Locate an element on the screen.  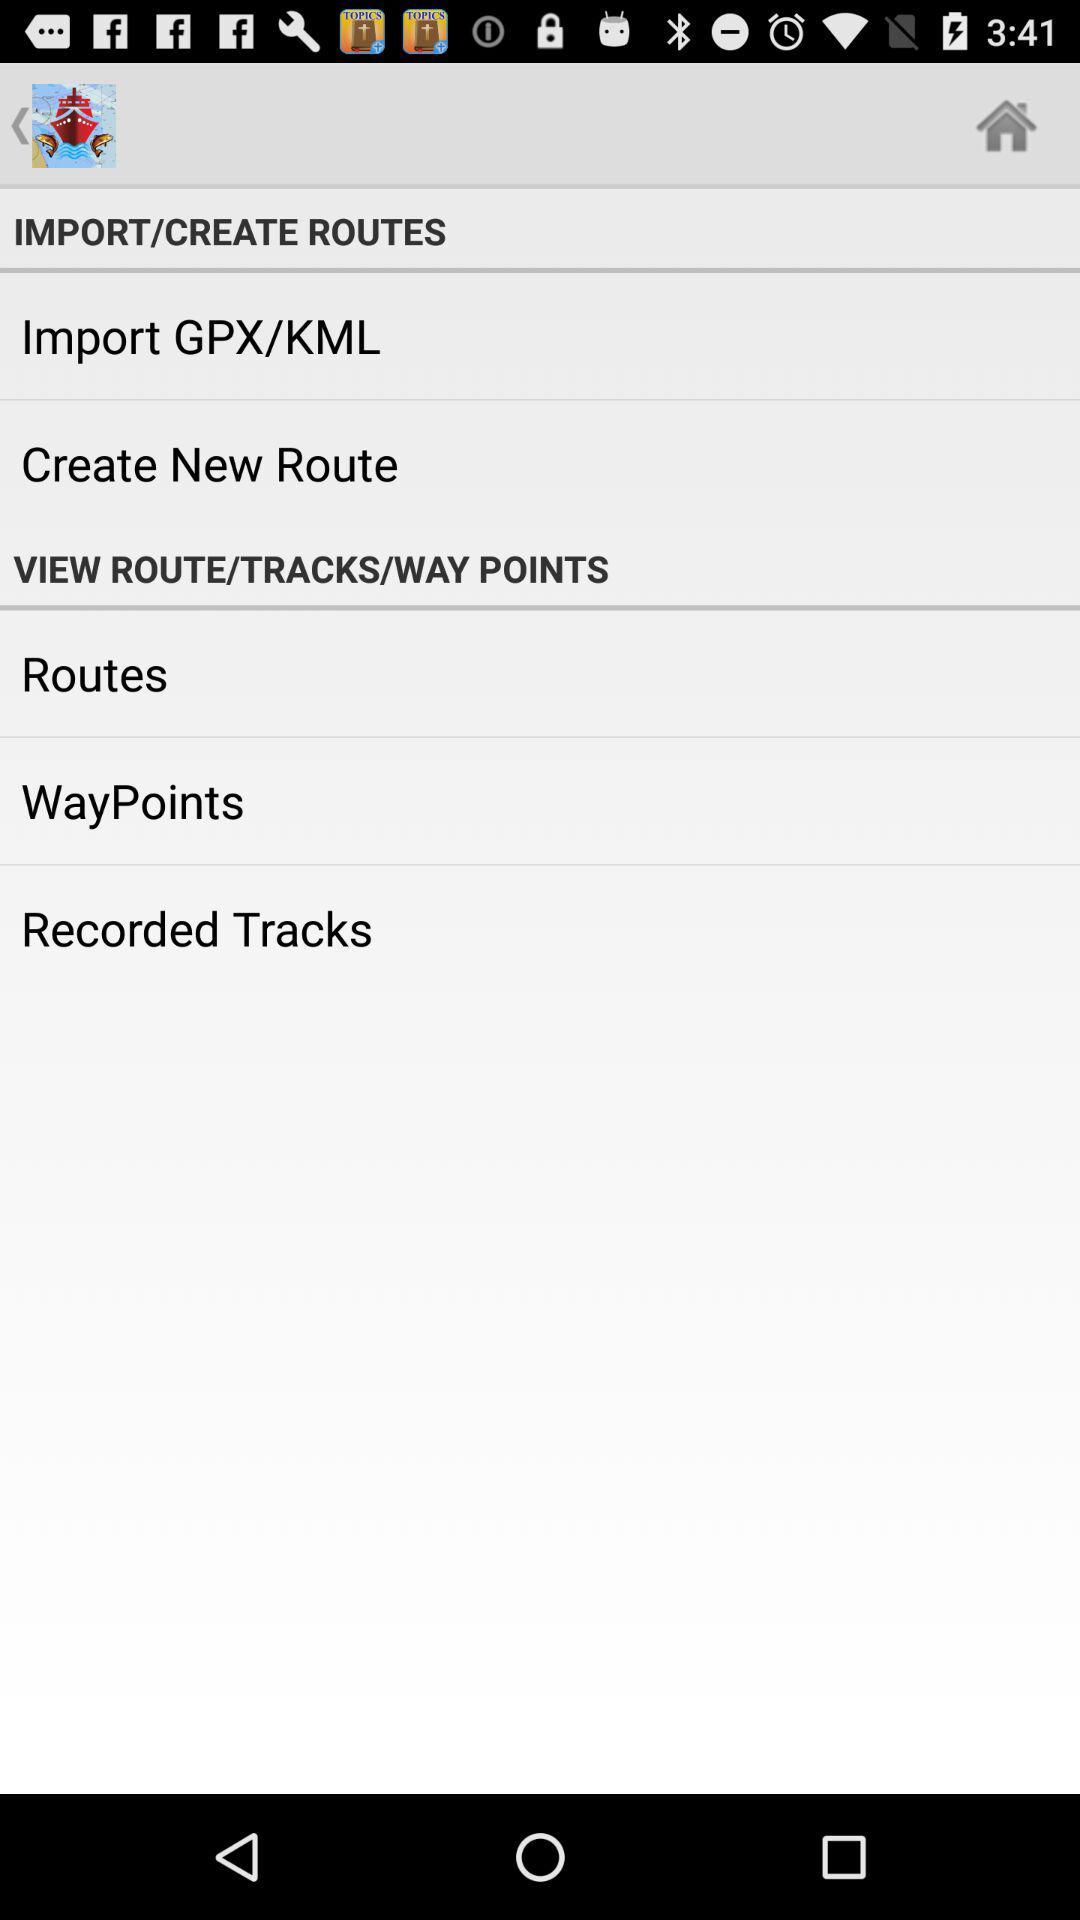
the create new route icon is located at coordinates (540, 462).